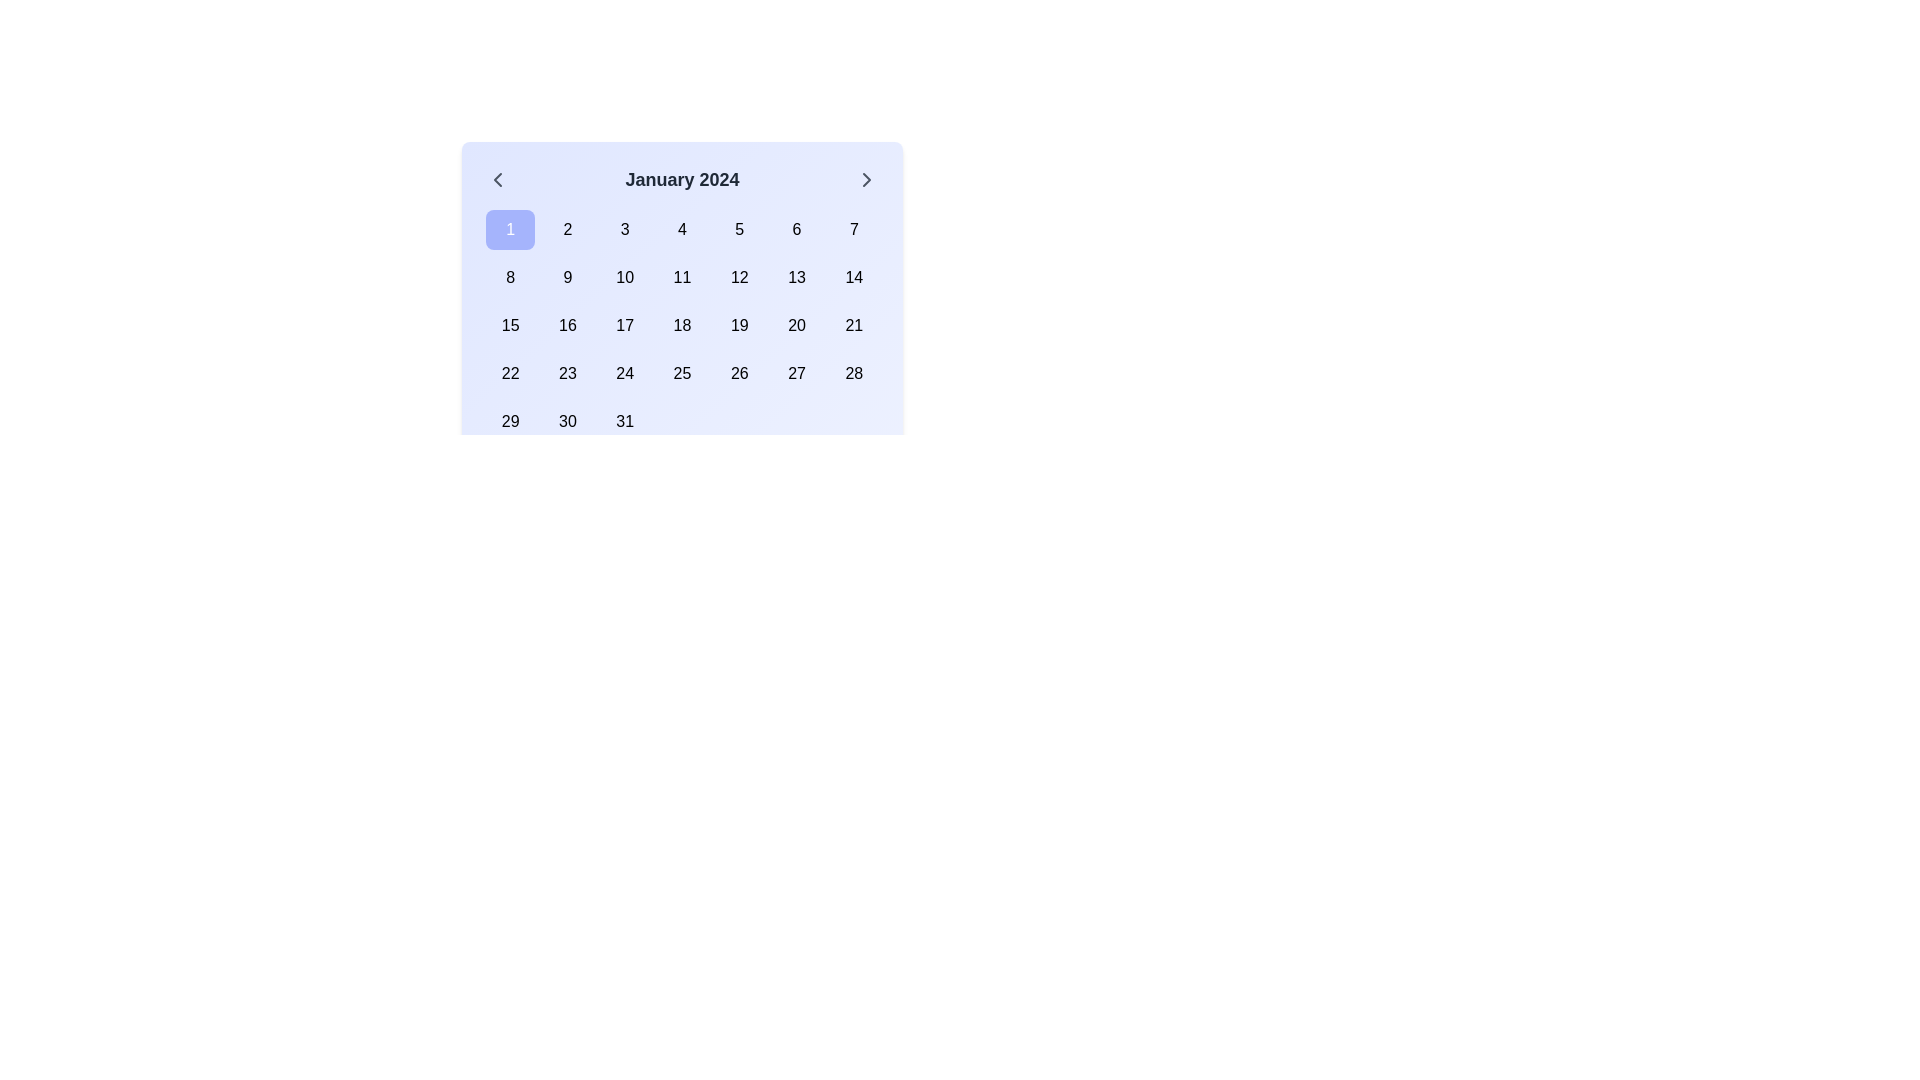 Image resolution: width=1920 pixels, height=1080 pixels. Describe the element at coordinates (867, 180) in the screenshot. I see `the right-facing chevron button` at that location.